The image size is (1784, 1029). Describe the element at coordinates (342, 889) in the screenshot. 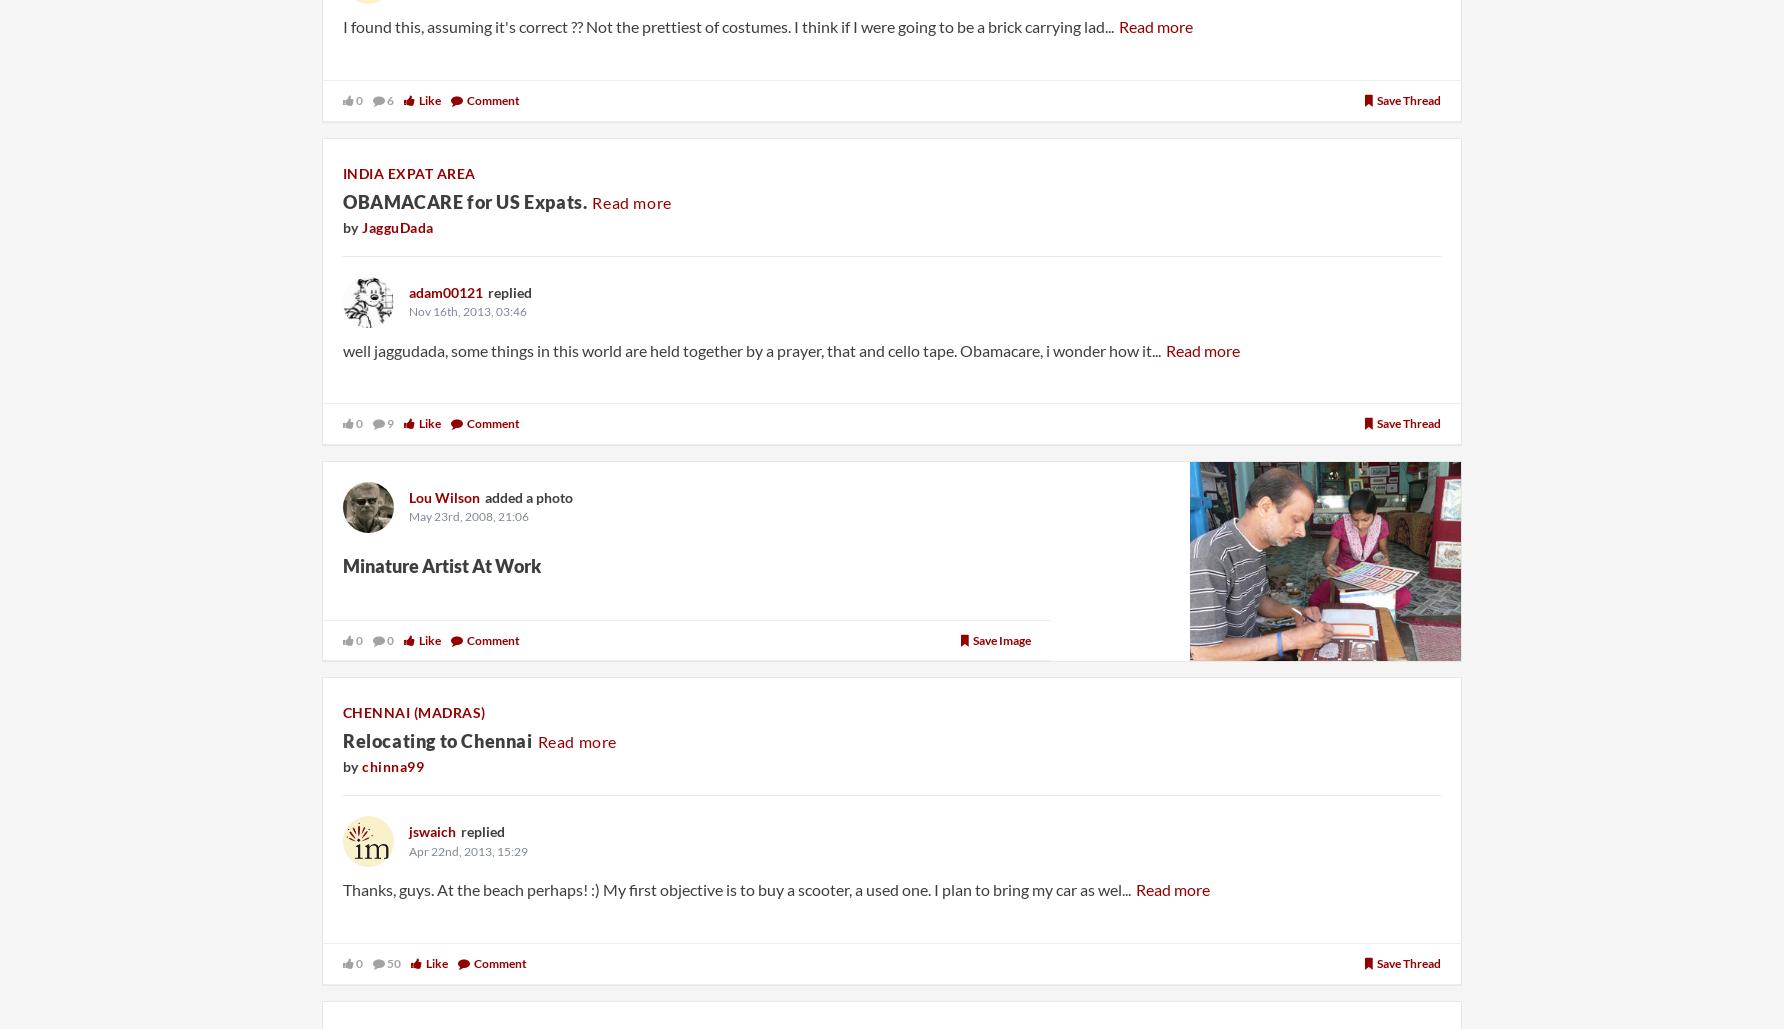

I see `'Thanks, guys. At the beach perhaps! :) My first objective is to buy a scooter, a used one. I plan to bring my car as wel...'` at that location.